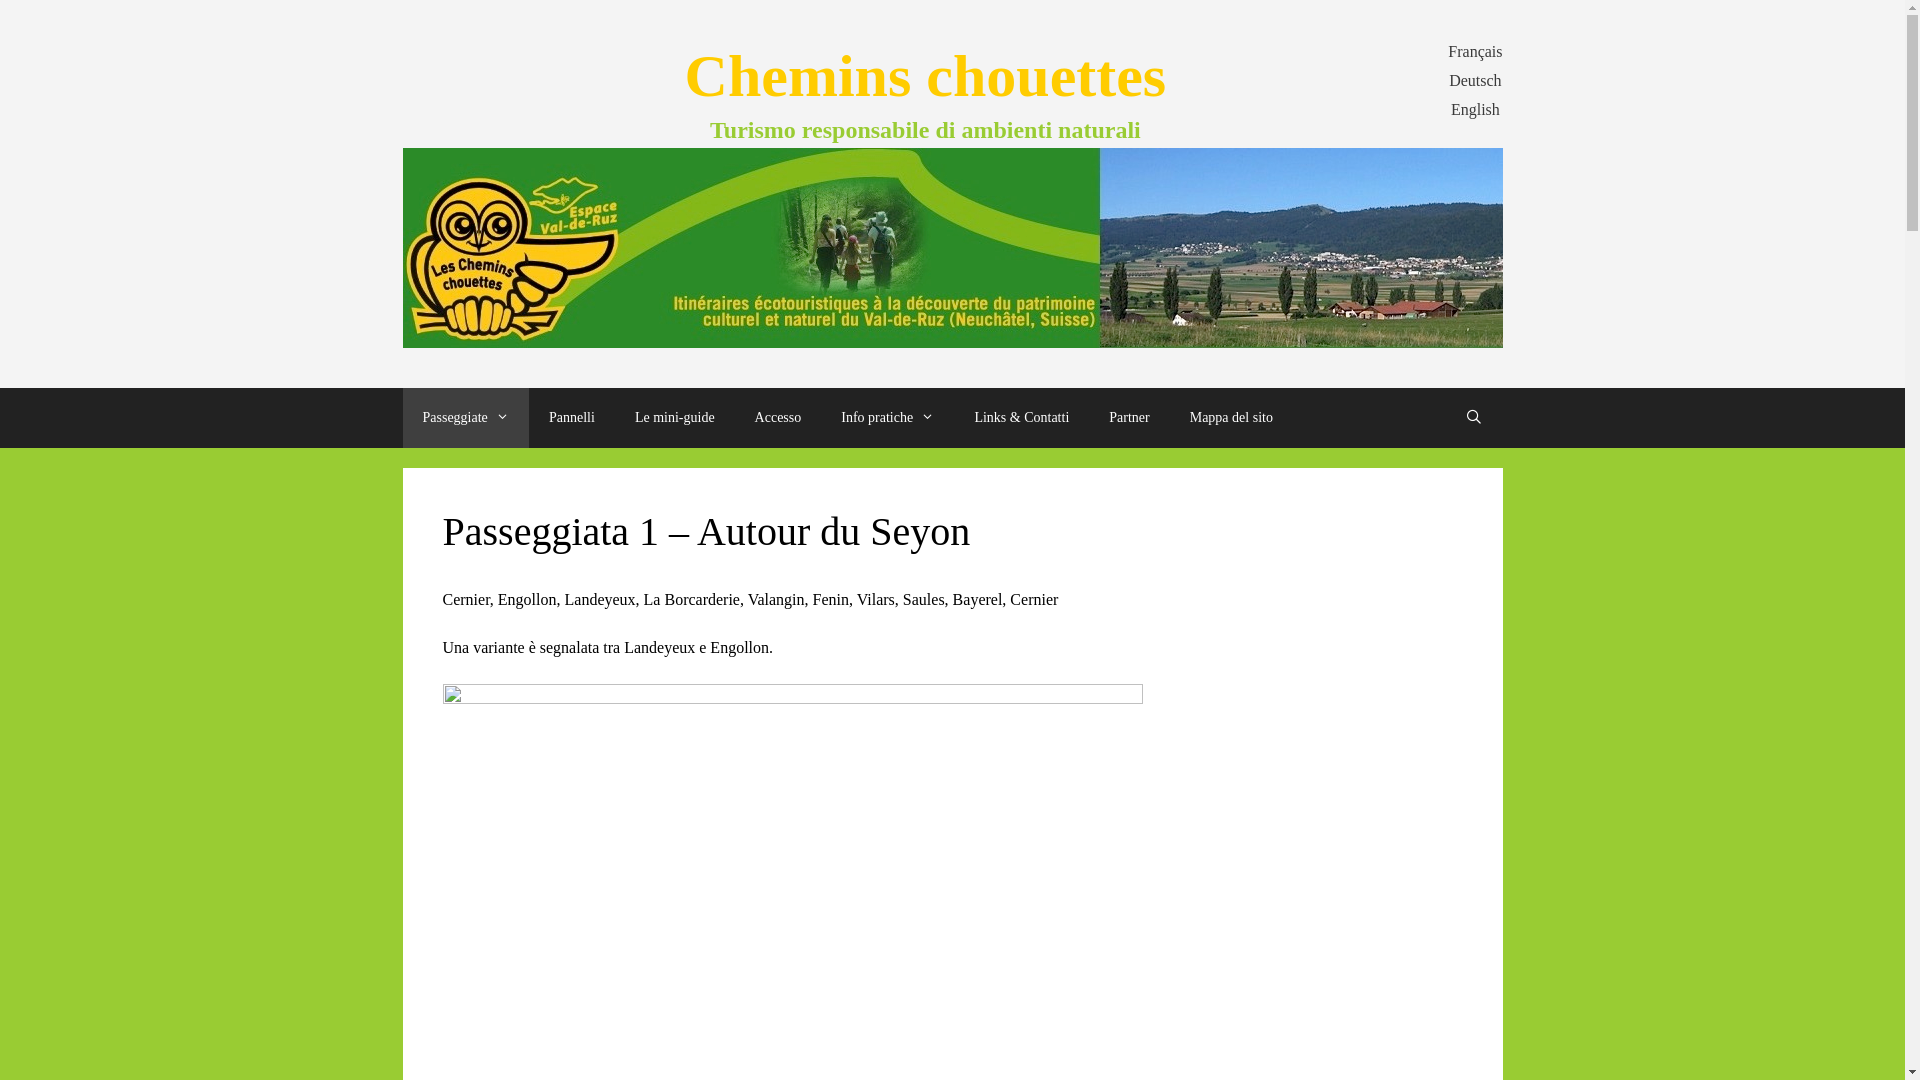  What do you see at coordinates (613, 416) in the screenshot?
I see `'Le mini-guide'` at bounding box center [613, 416].